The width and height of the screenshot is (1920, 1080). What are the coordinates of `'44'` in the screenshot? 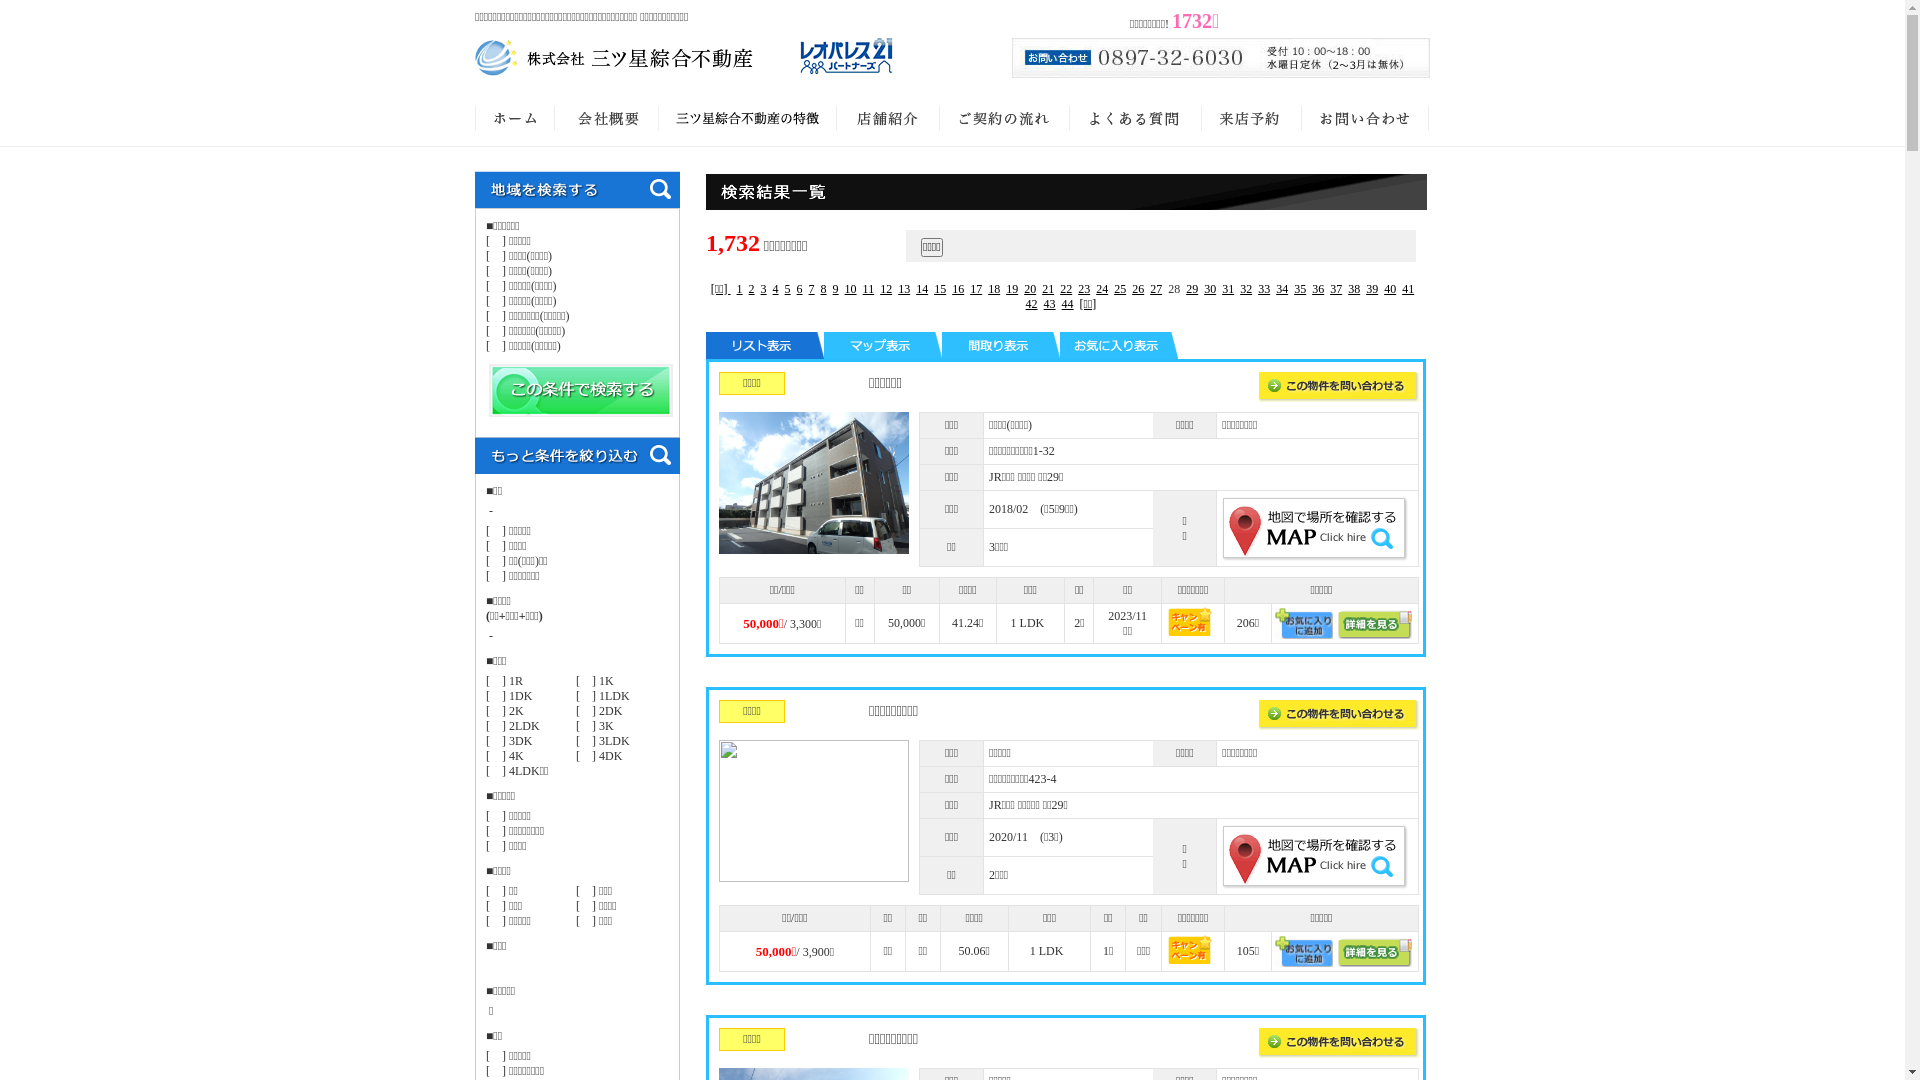 It's located at (1060, 304).